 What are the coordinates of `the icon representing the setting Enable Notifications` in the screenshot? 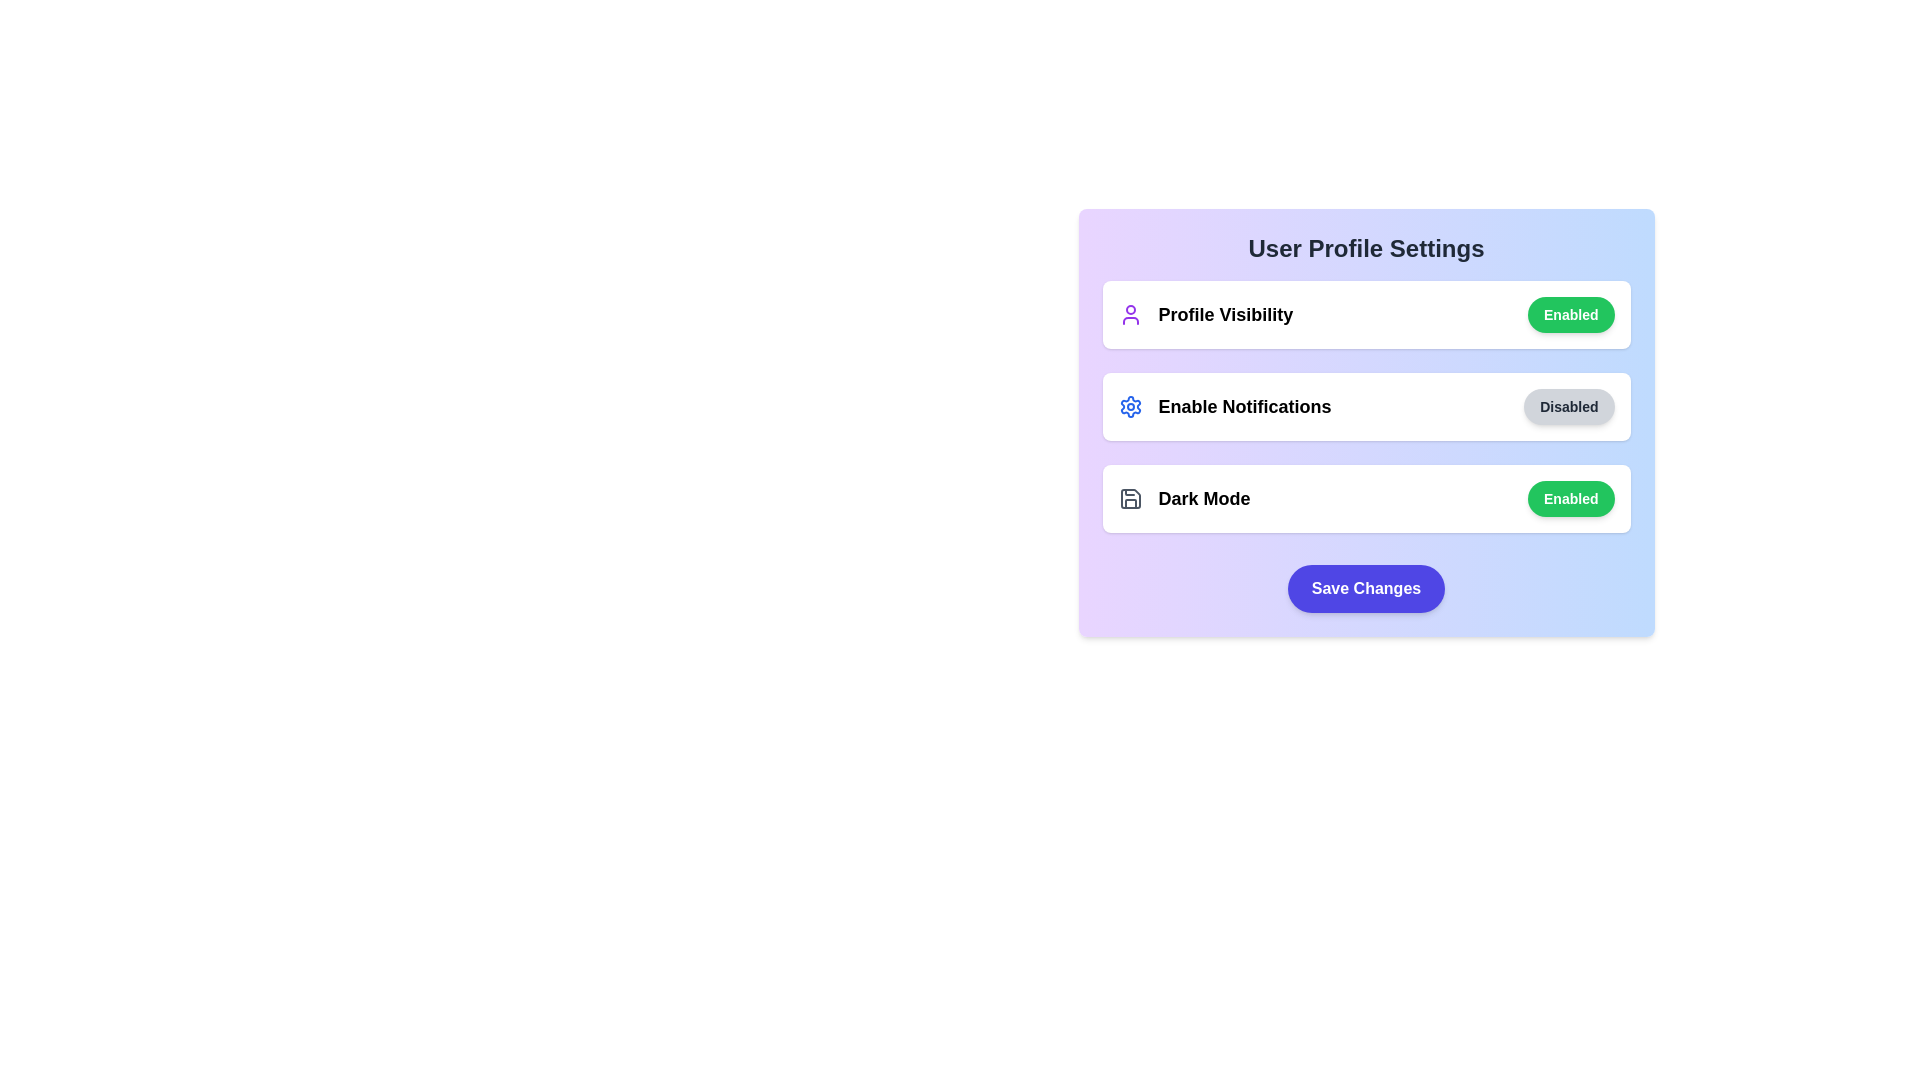 It's located at (1130, 406).